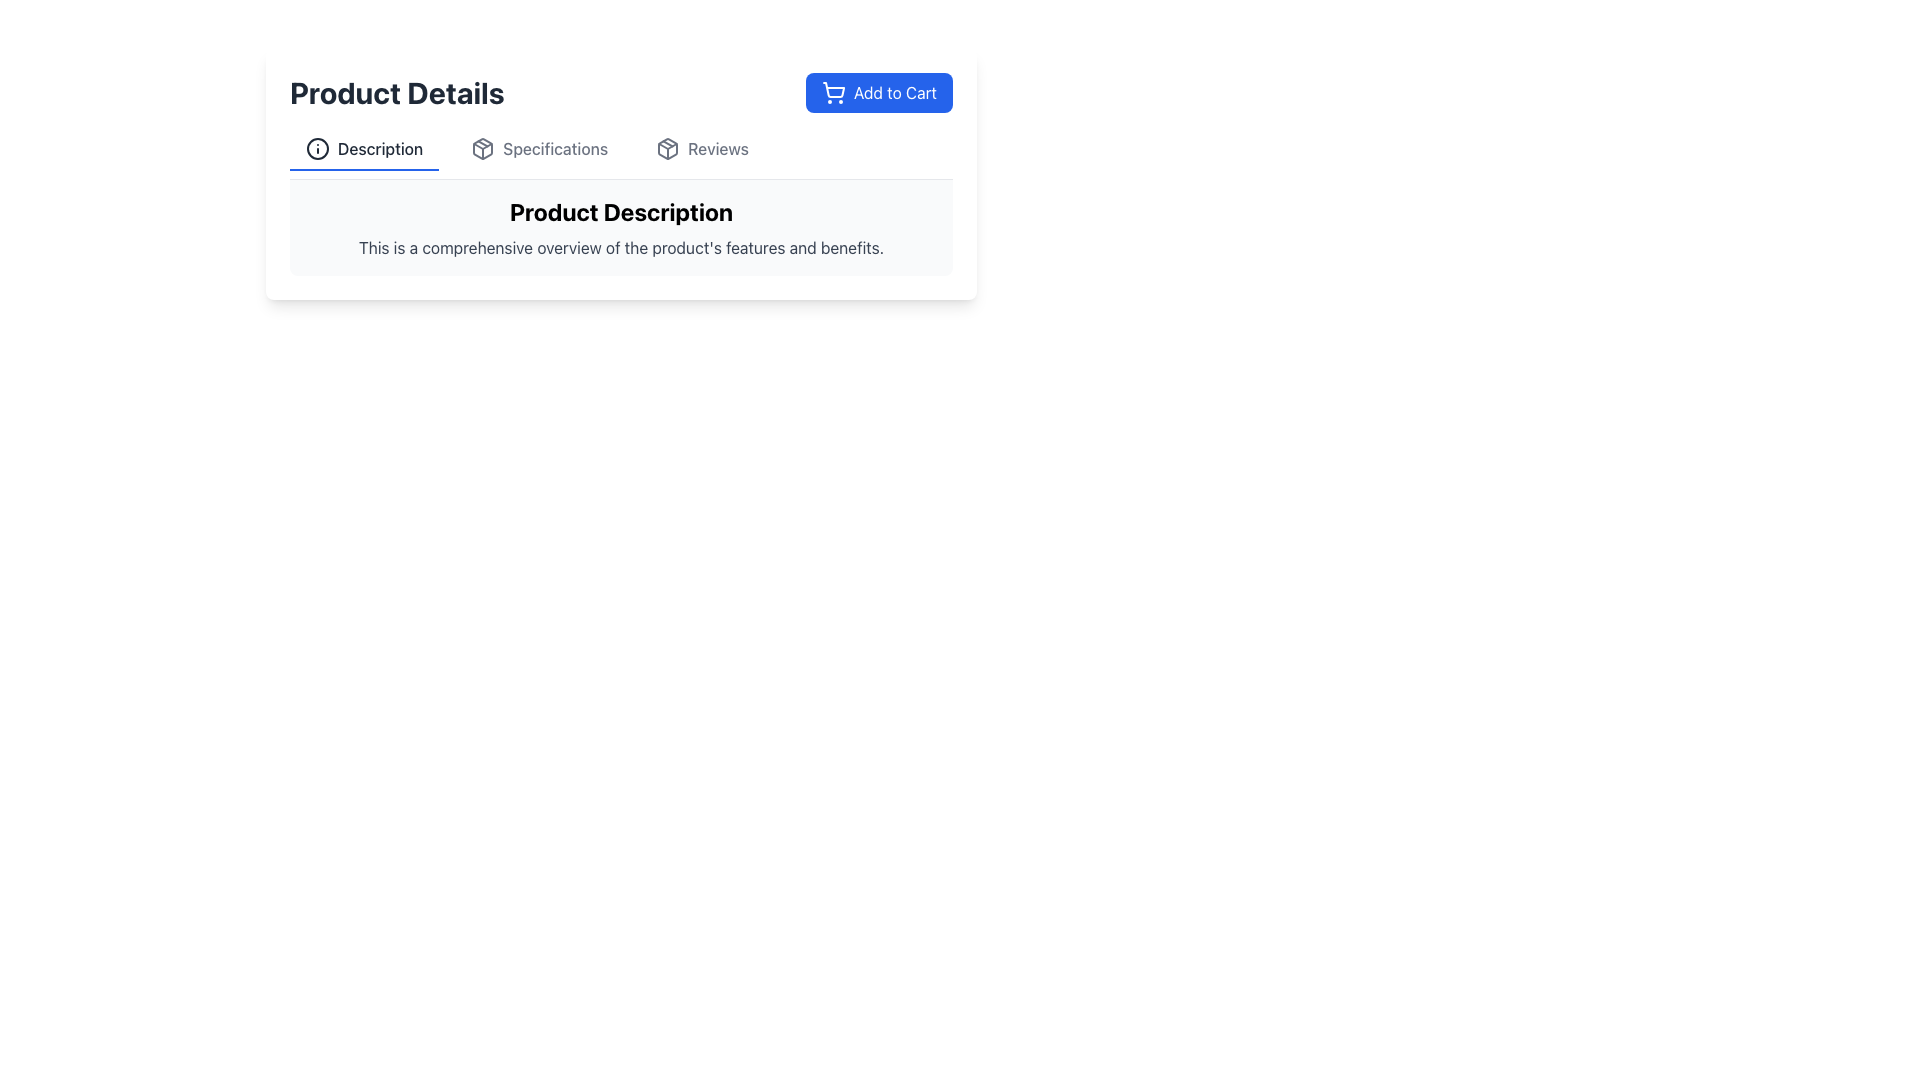 Image resolution: width=1920 pixels, height=1080 pixels. I want to click on the SVG circle element that represents the 'Description' tab in the 'Product Details' section, so click(316, 148).